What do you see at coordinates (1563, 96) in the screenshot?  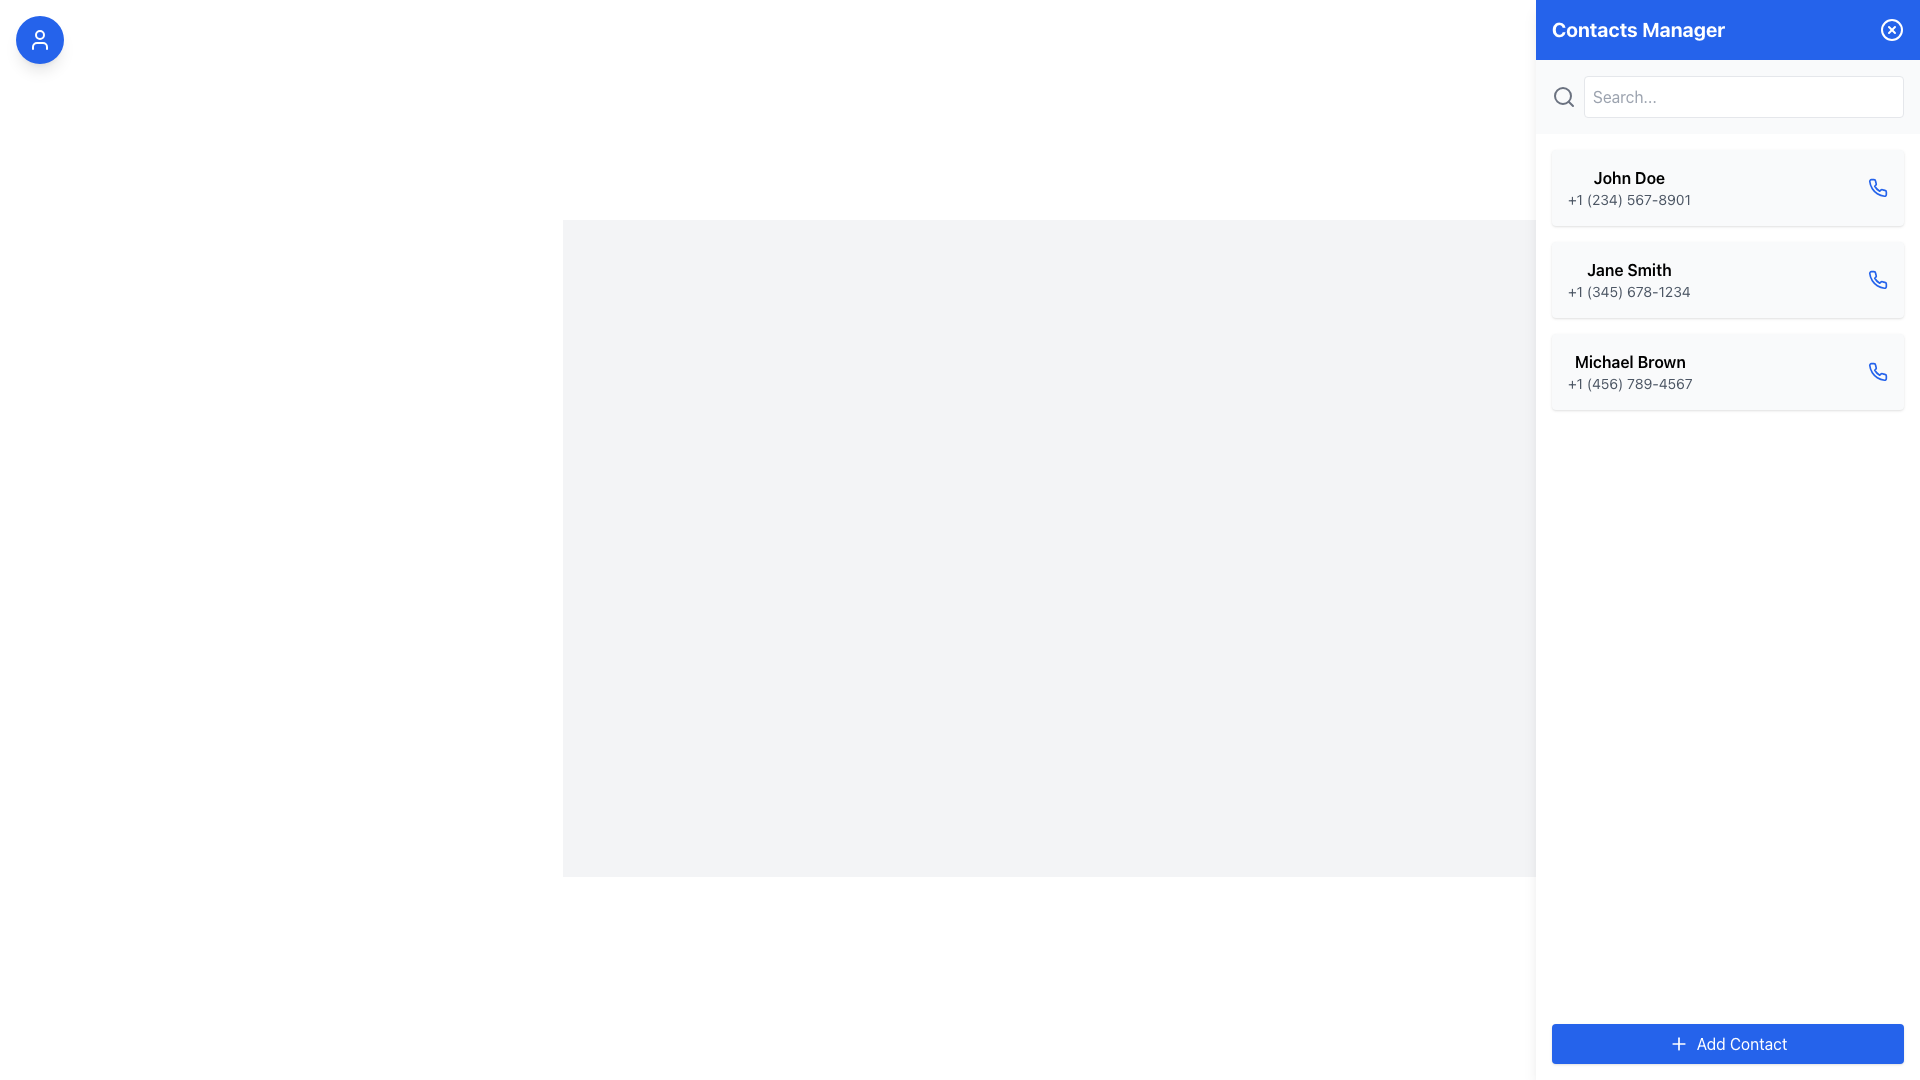 I see `the search icon represented by a magnifying glass, which is styled in gray and located to the left of the 'Search...' text input field` at bounding box center [1563, 96].